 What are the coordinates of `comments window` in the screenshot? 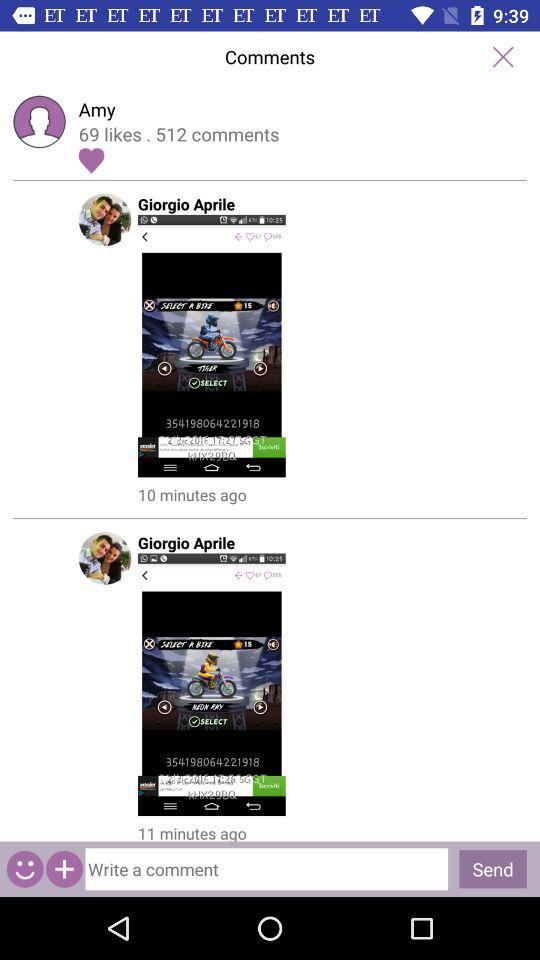 It's located at (502, 56).